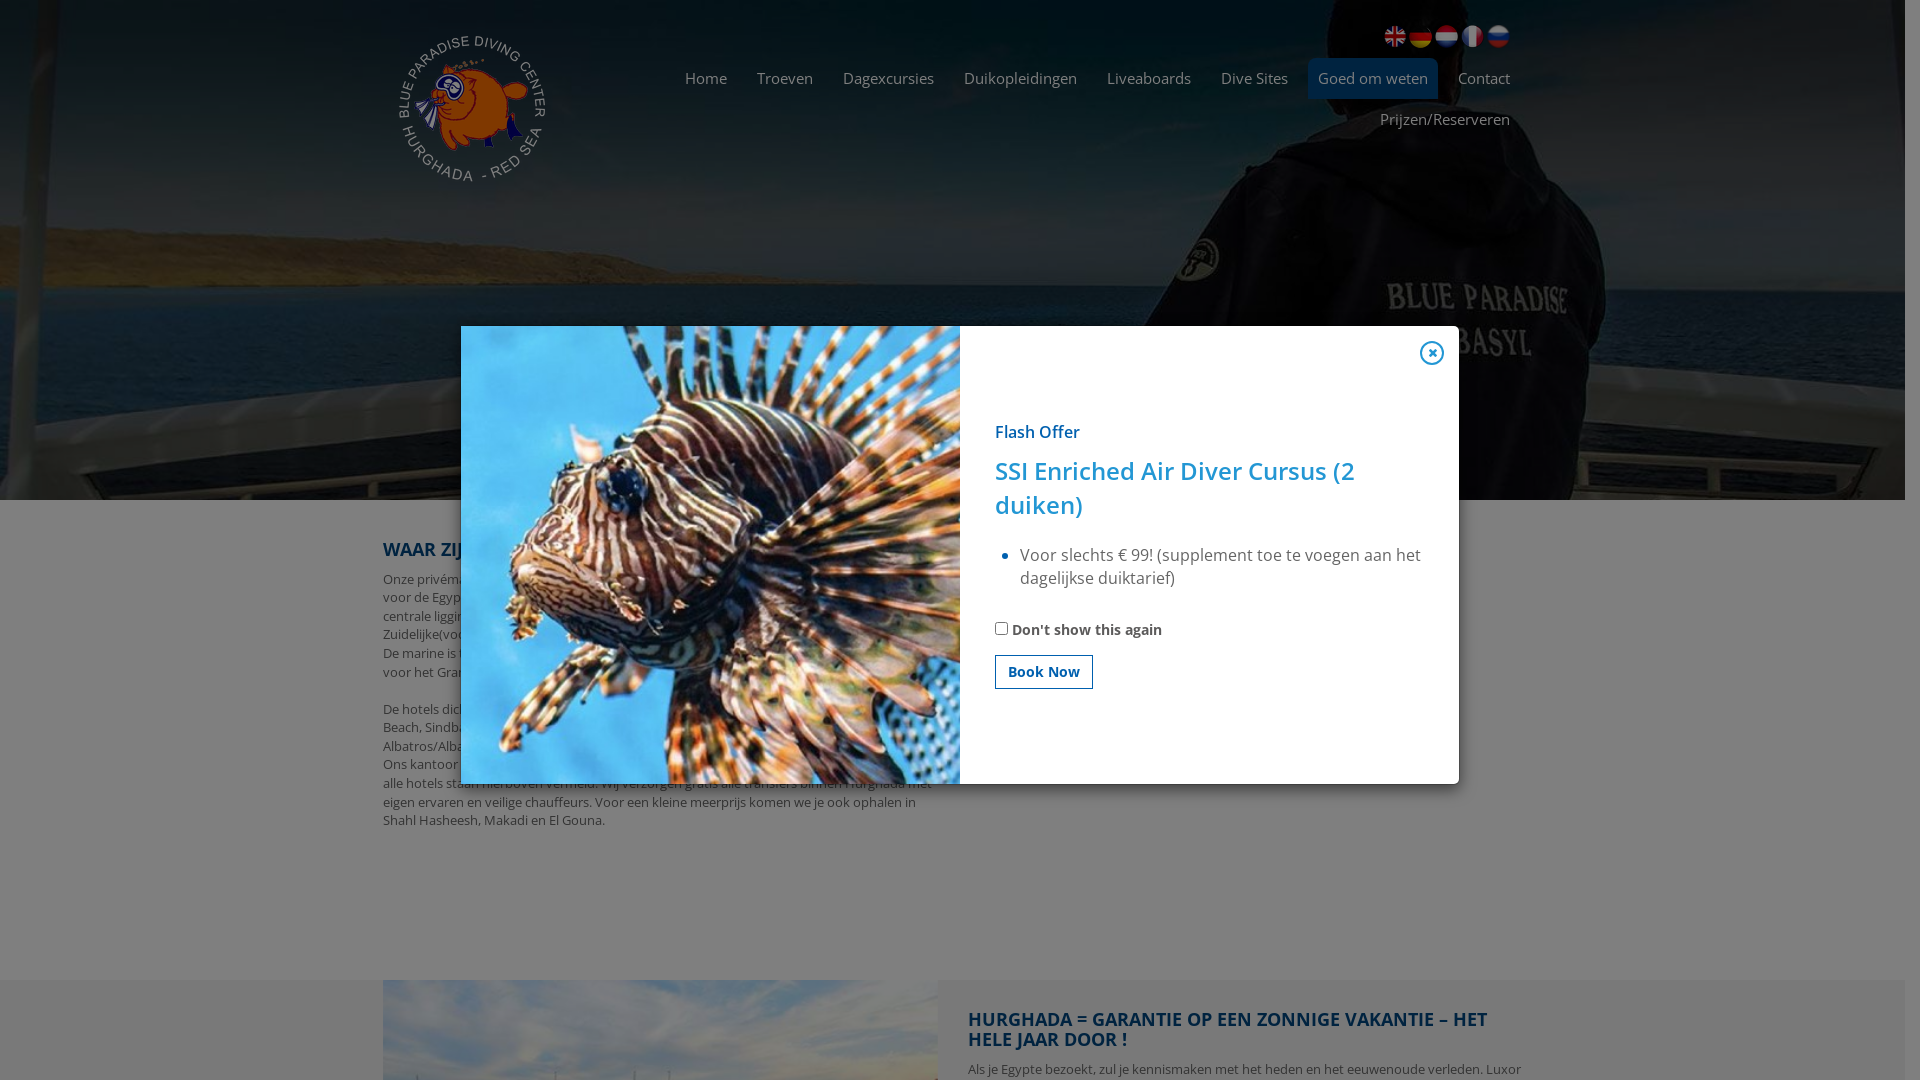 Image resolution: width=1920 pixels, height=1080 pixels. What do you see at coordinates (1444, 119) in the screenshot?
I see `'Prijzen/Reserveren'` at bounding box center [1444, 119].